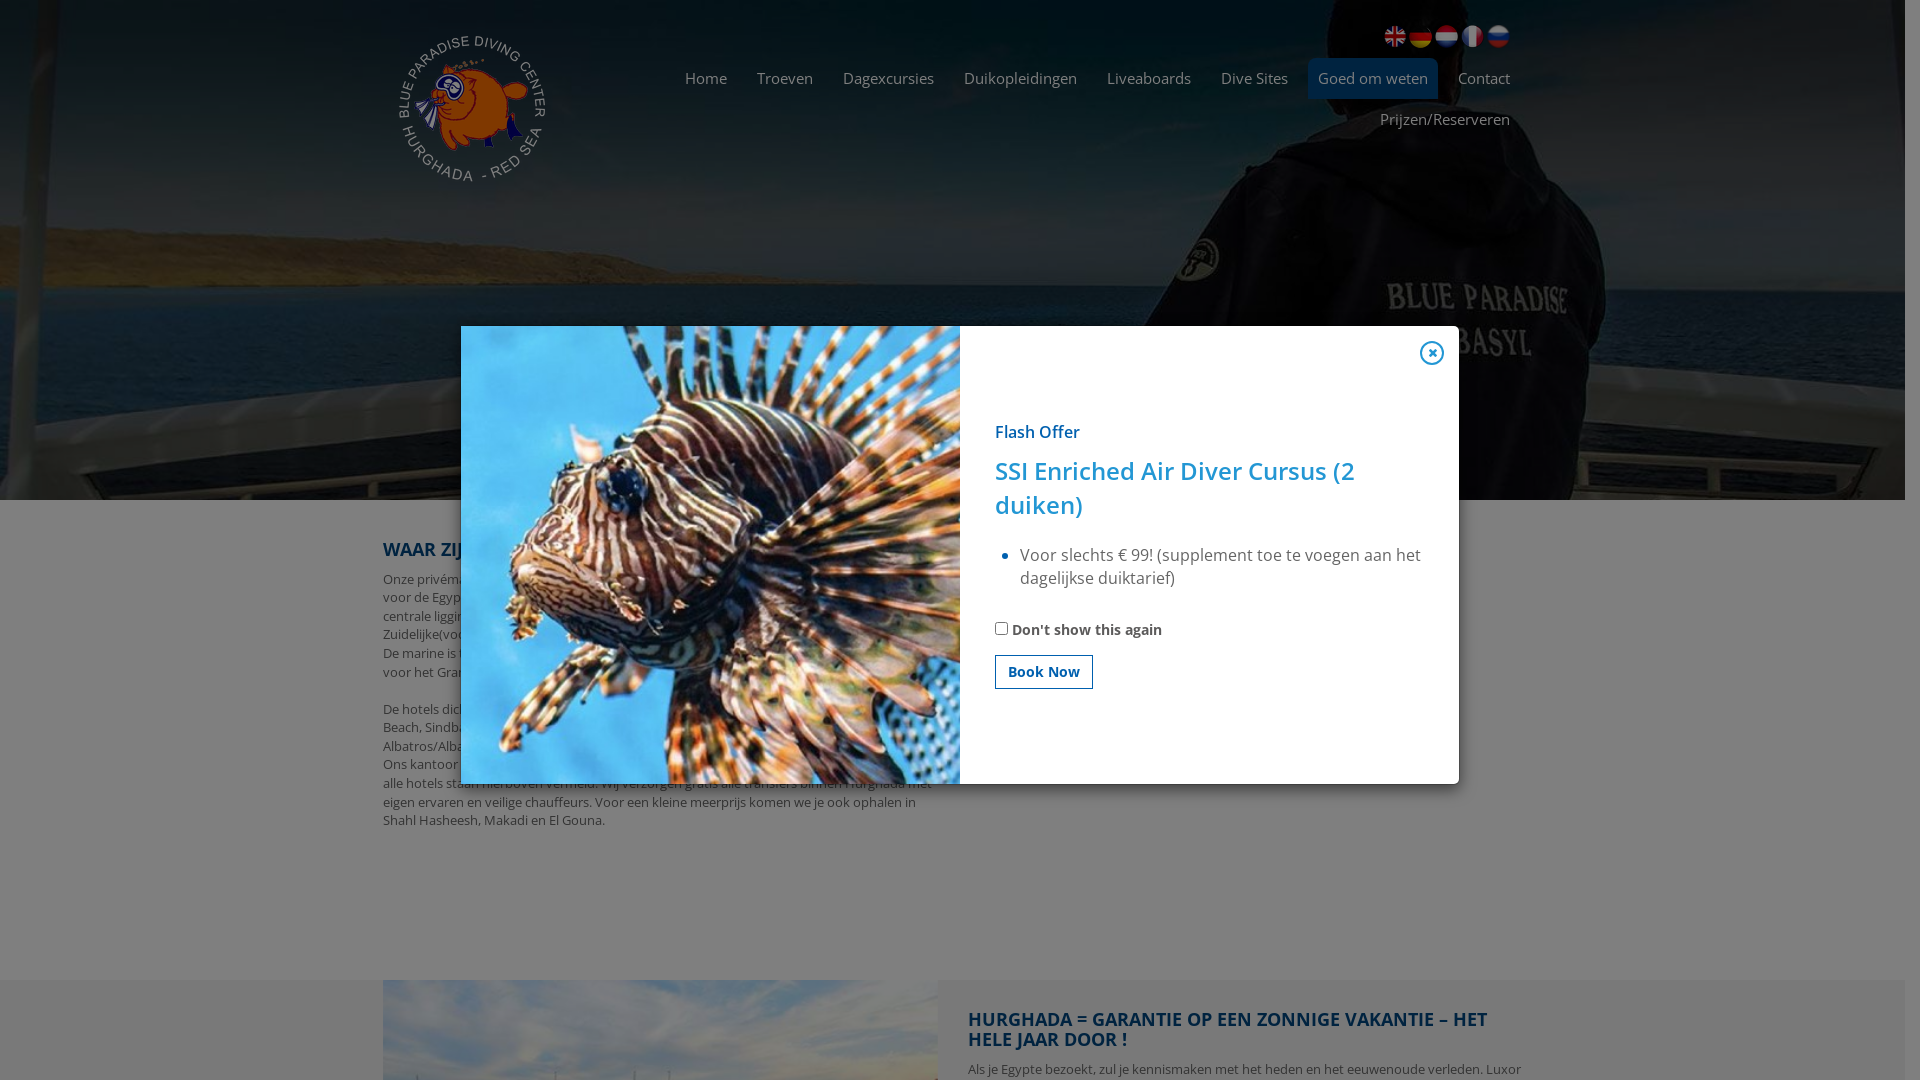 Image resolution: width=1920 pixels, height=1080 pixels. What do you see at coordinates (1444, 119) in the screenshot?
I see `'Prijzen/Reserveren'` at bounding box center [1444, 119].